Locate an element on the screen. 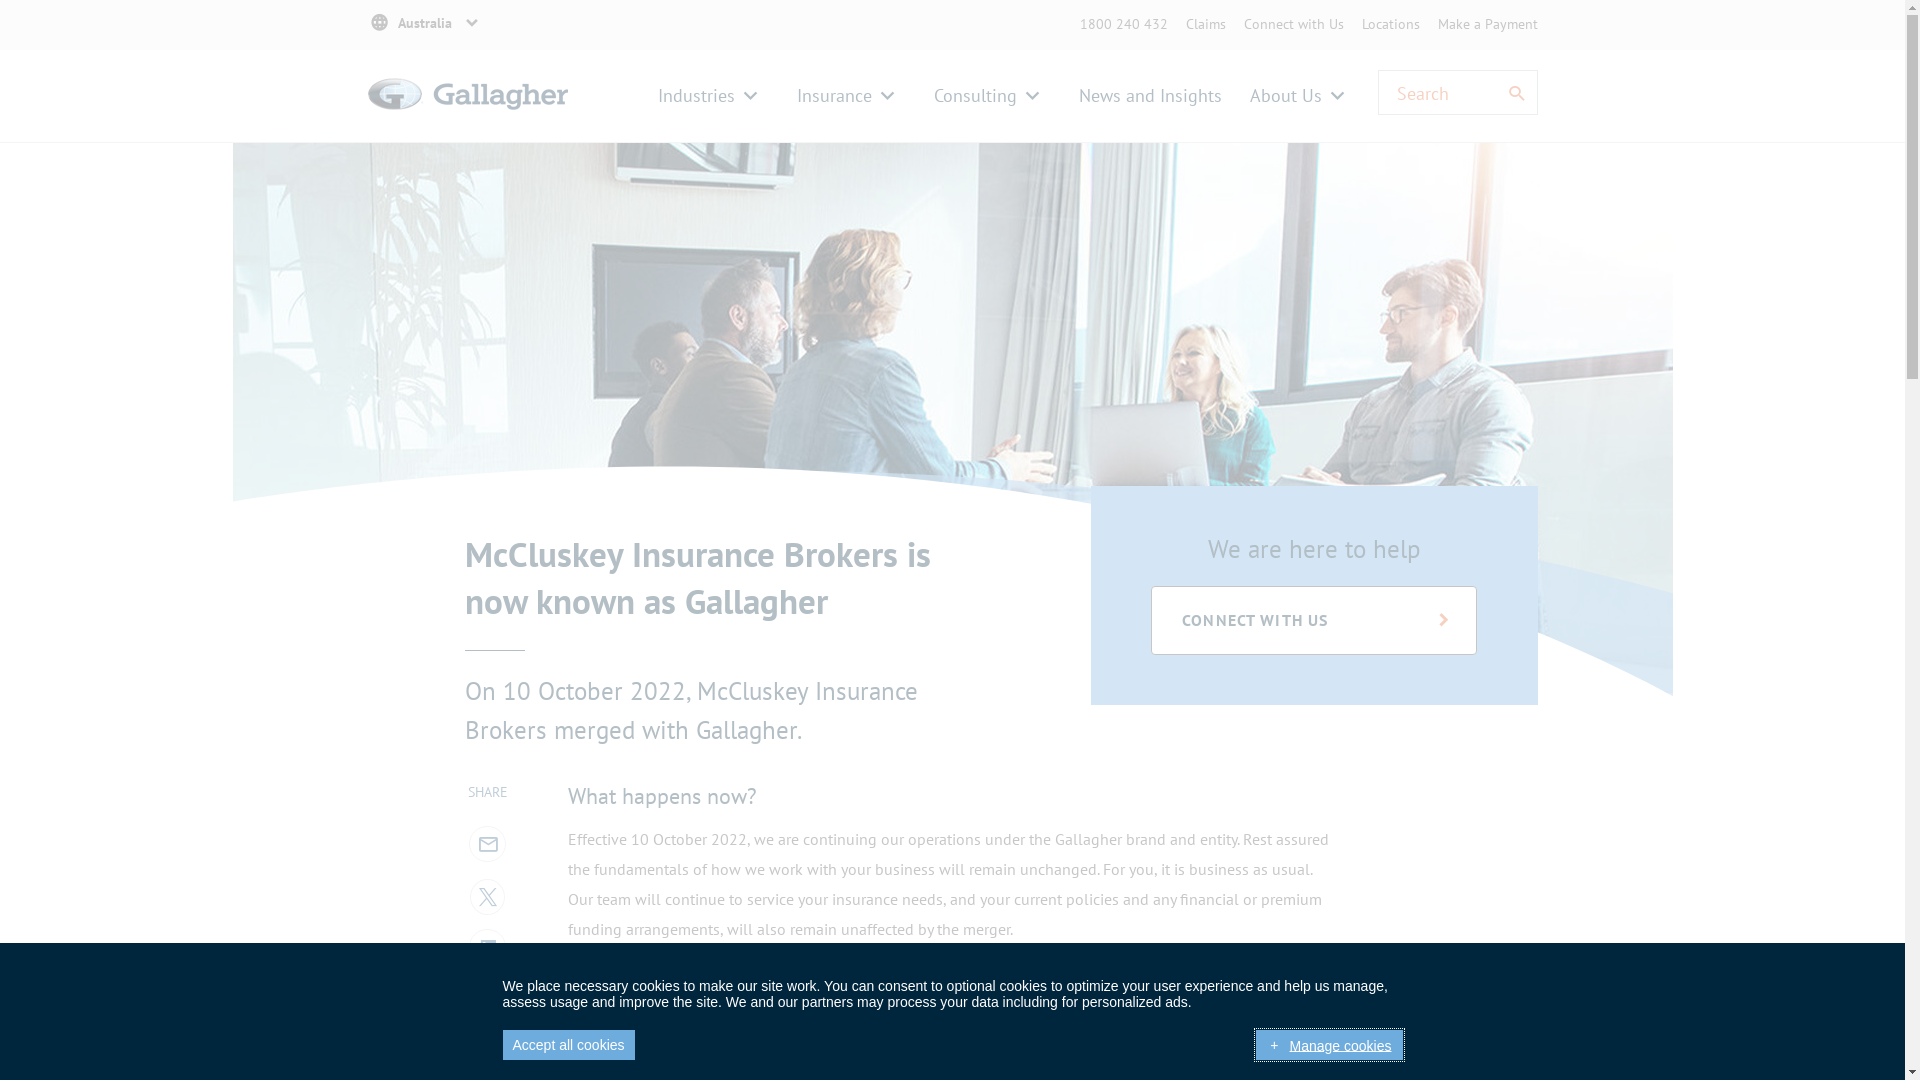  'Share this via LinkedIn' is located at coordinates (486, 945).